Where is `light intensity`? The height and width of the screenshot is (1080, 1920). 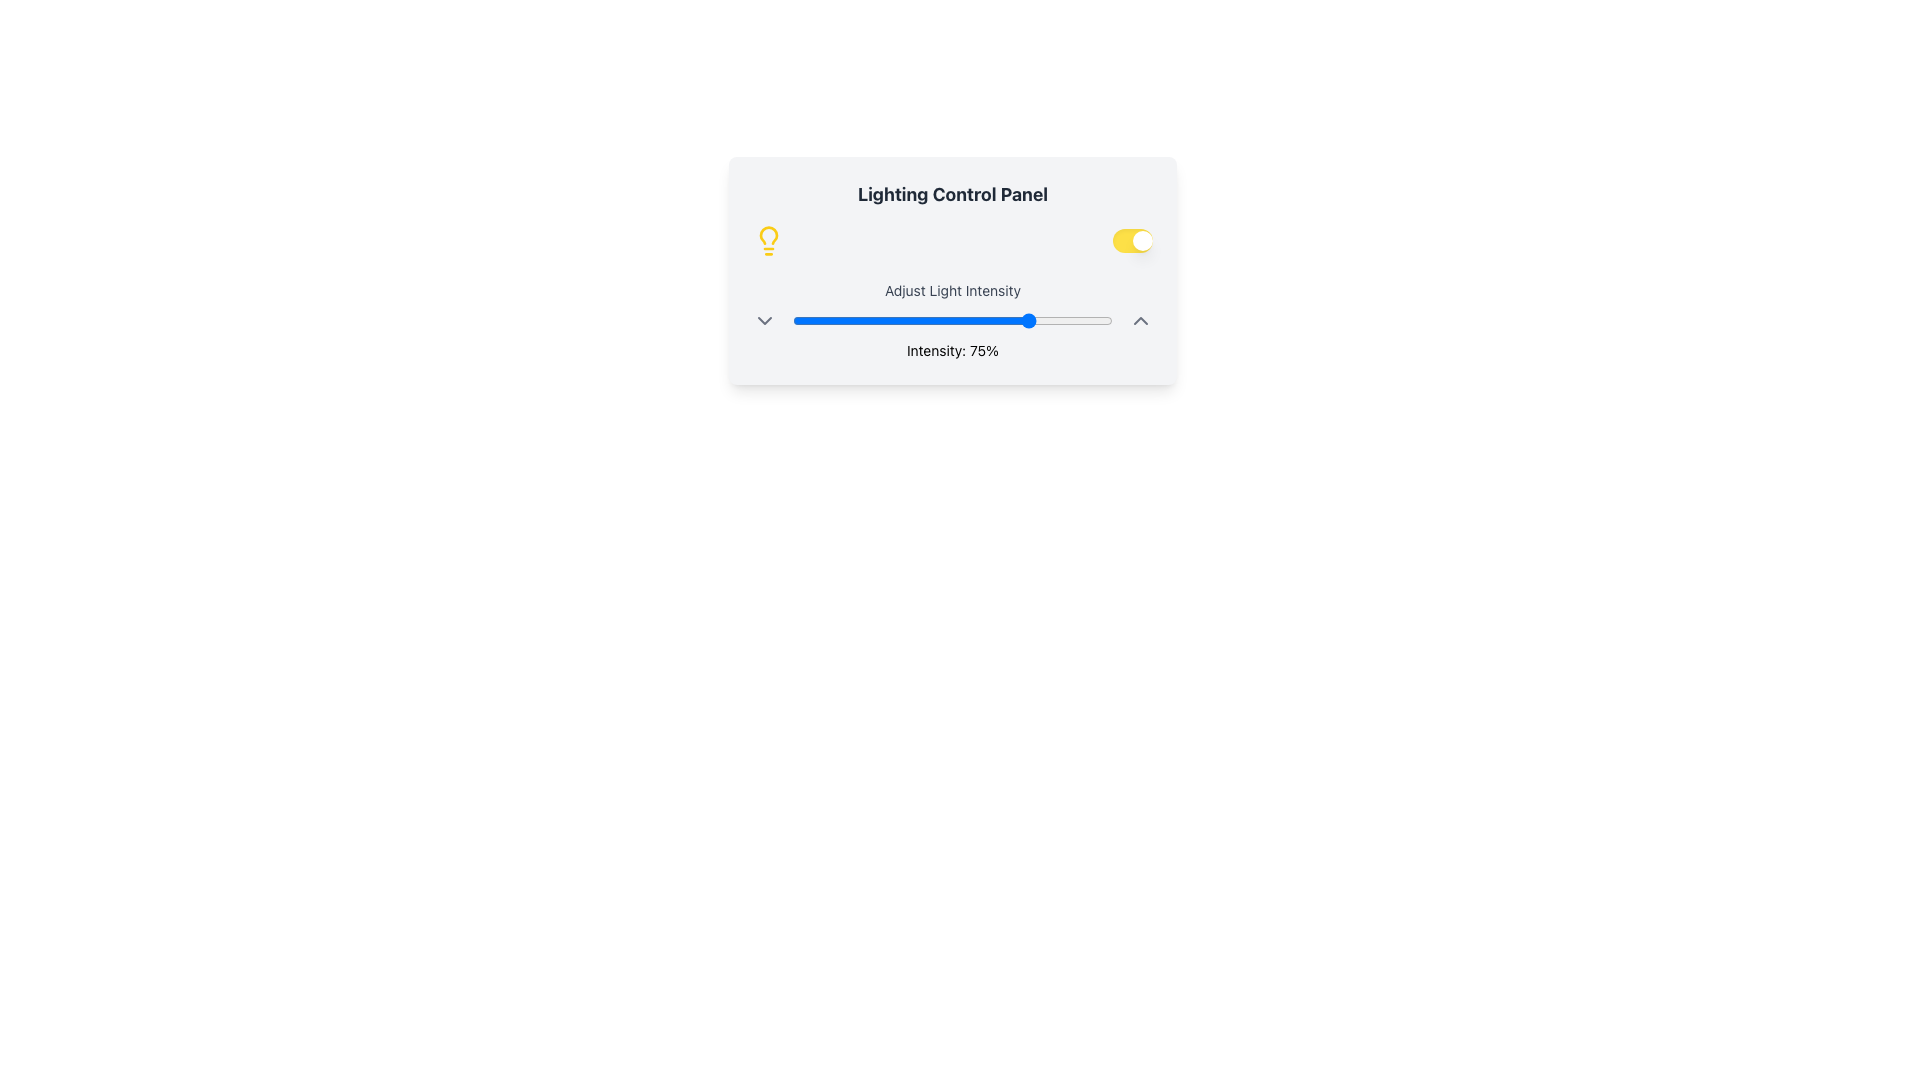
light intensity is located at coordinates (1070, 319).